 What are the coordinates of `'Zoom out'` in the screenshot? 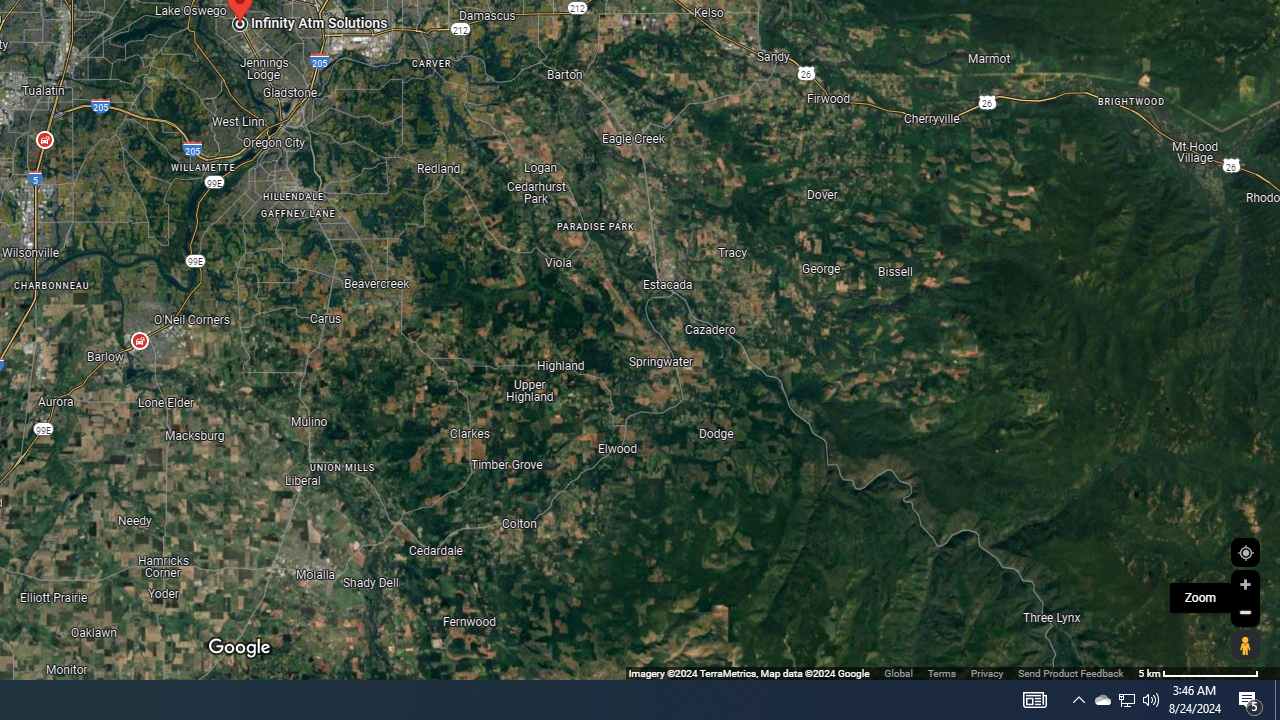 It's located at (1244, 611).